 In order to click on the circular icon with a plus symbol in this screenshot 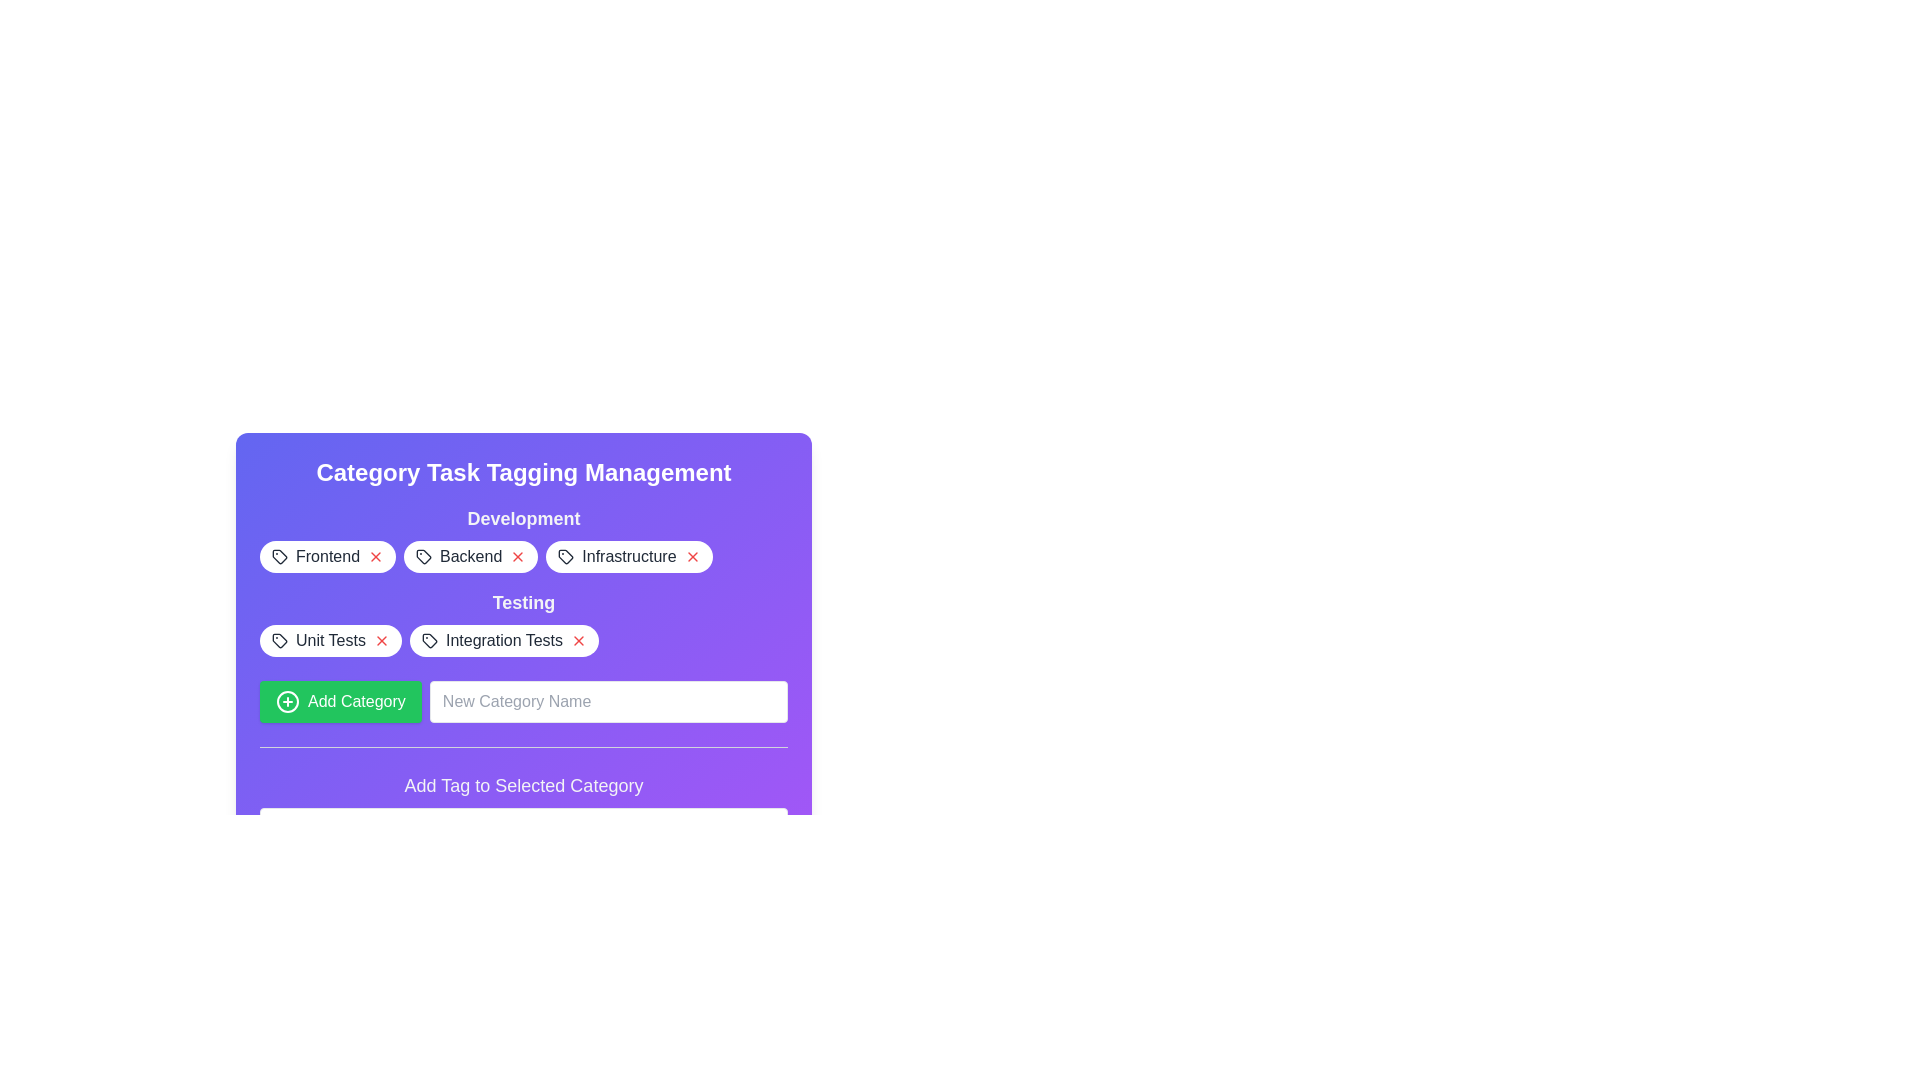, I will do `click(287, 701)`.